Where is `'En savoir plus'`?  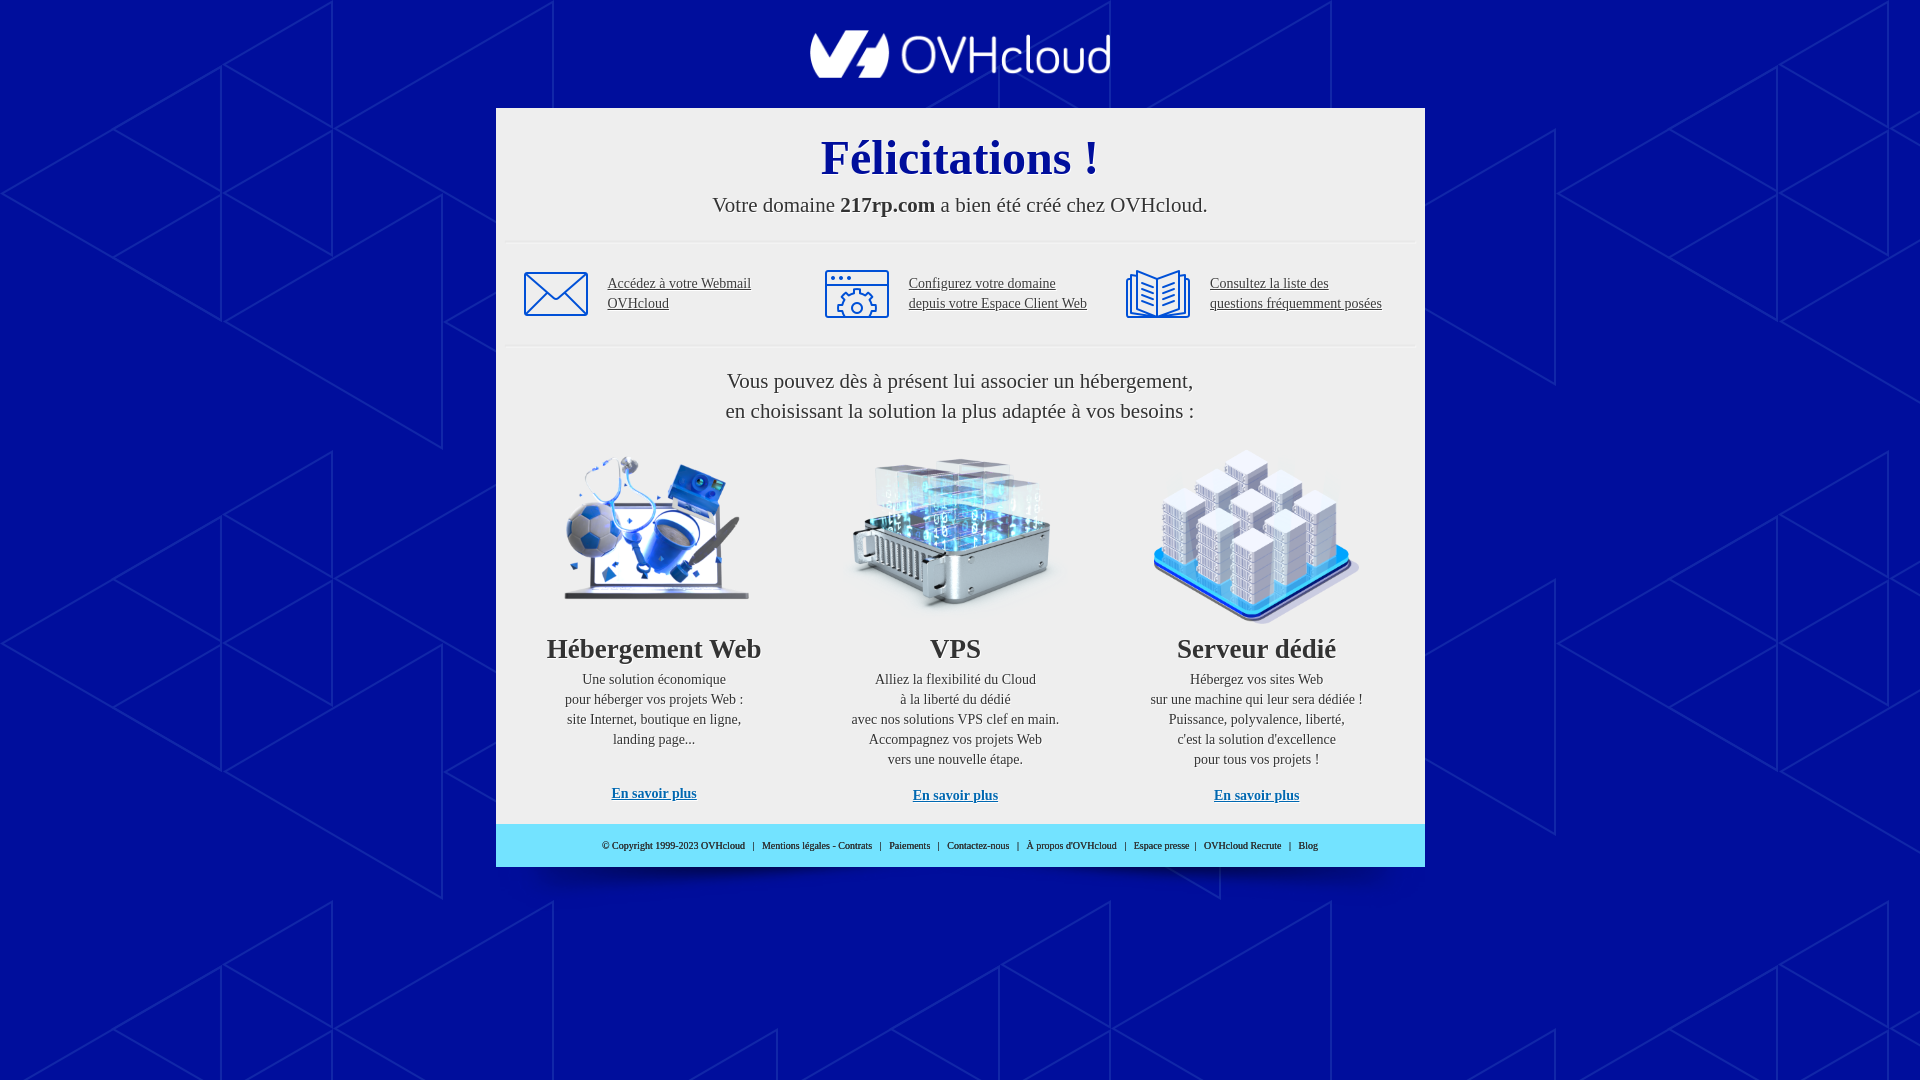
'En savoir plus' is located at coordinates (653, 792).